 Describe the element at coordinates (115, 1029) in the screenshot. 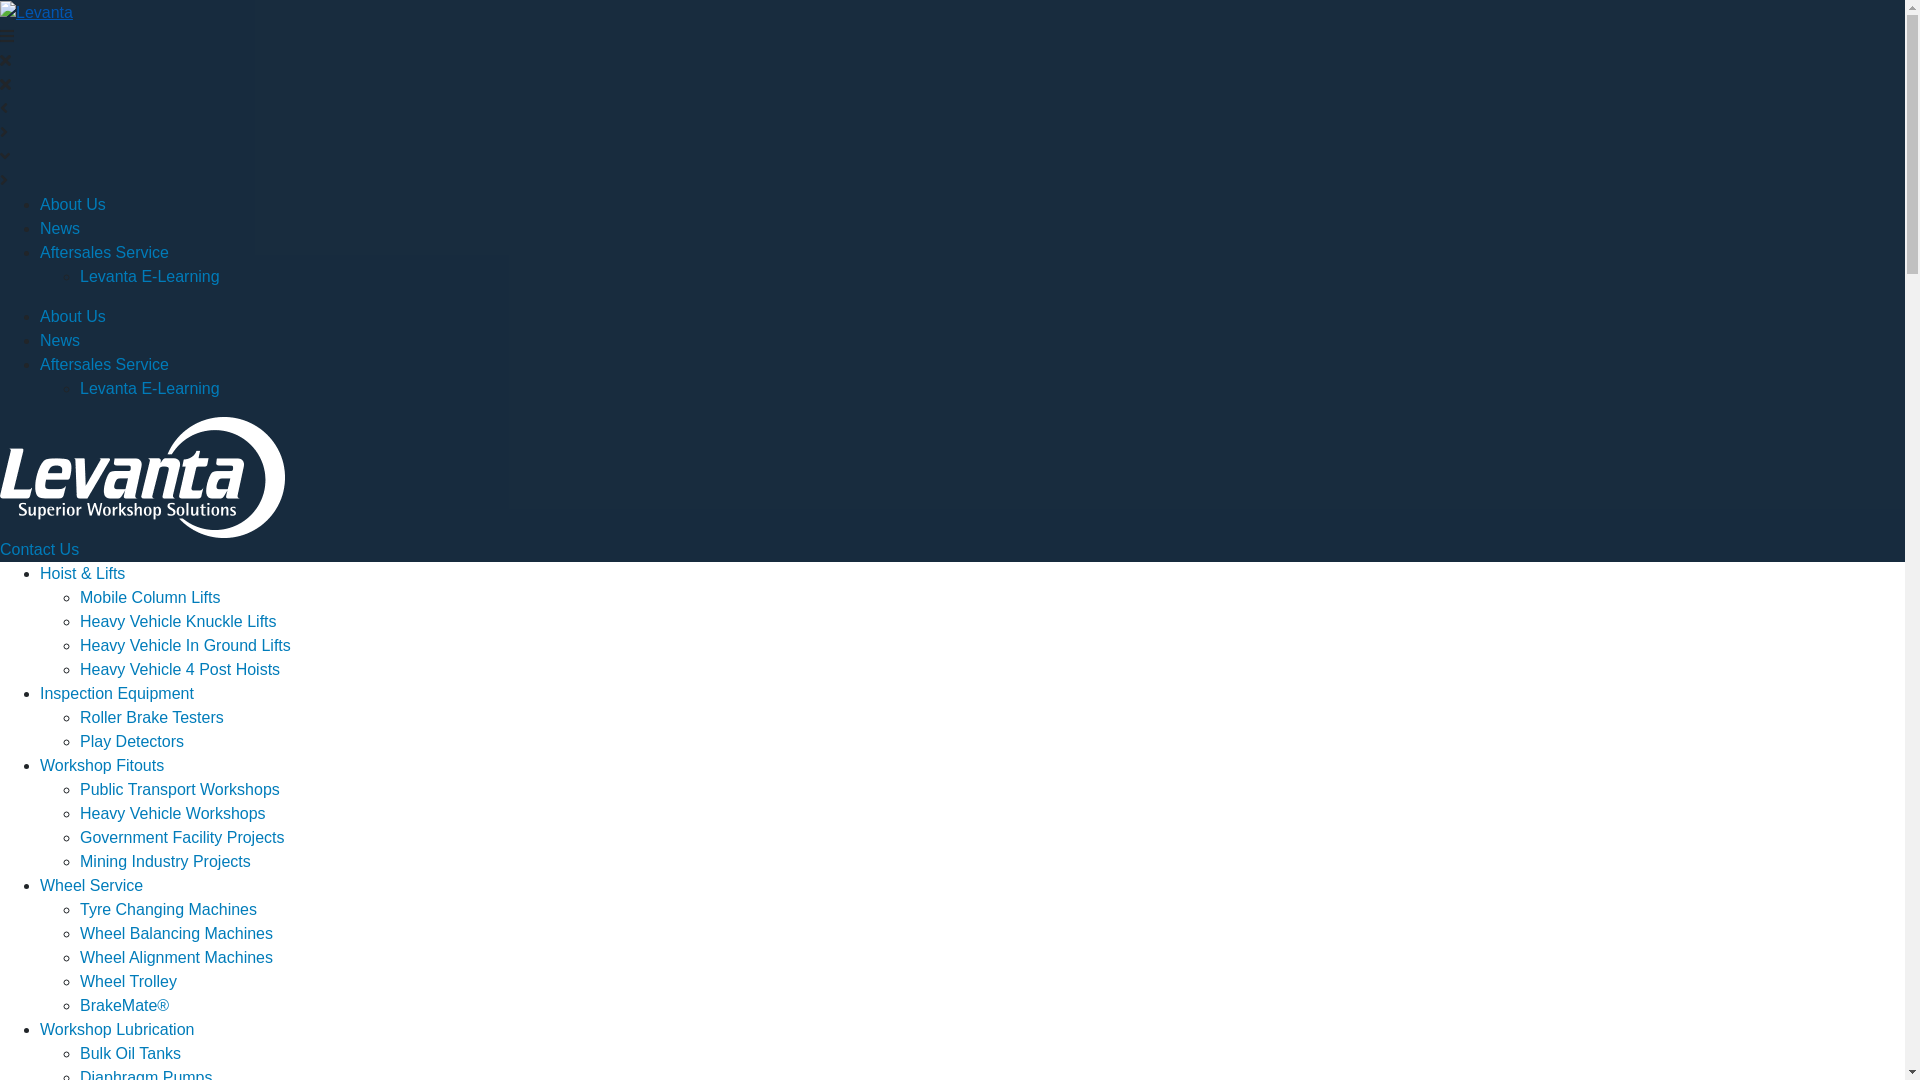

I see `'Workshop Lubrication'` at that location.